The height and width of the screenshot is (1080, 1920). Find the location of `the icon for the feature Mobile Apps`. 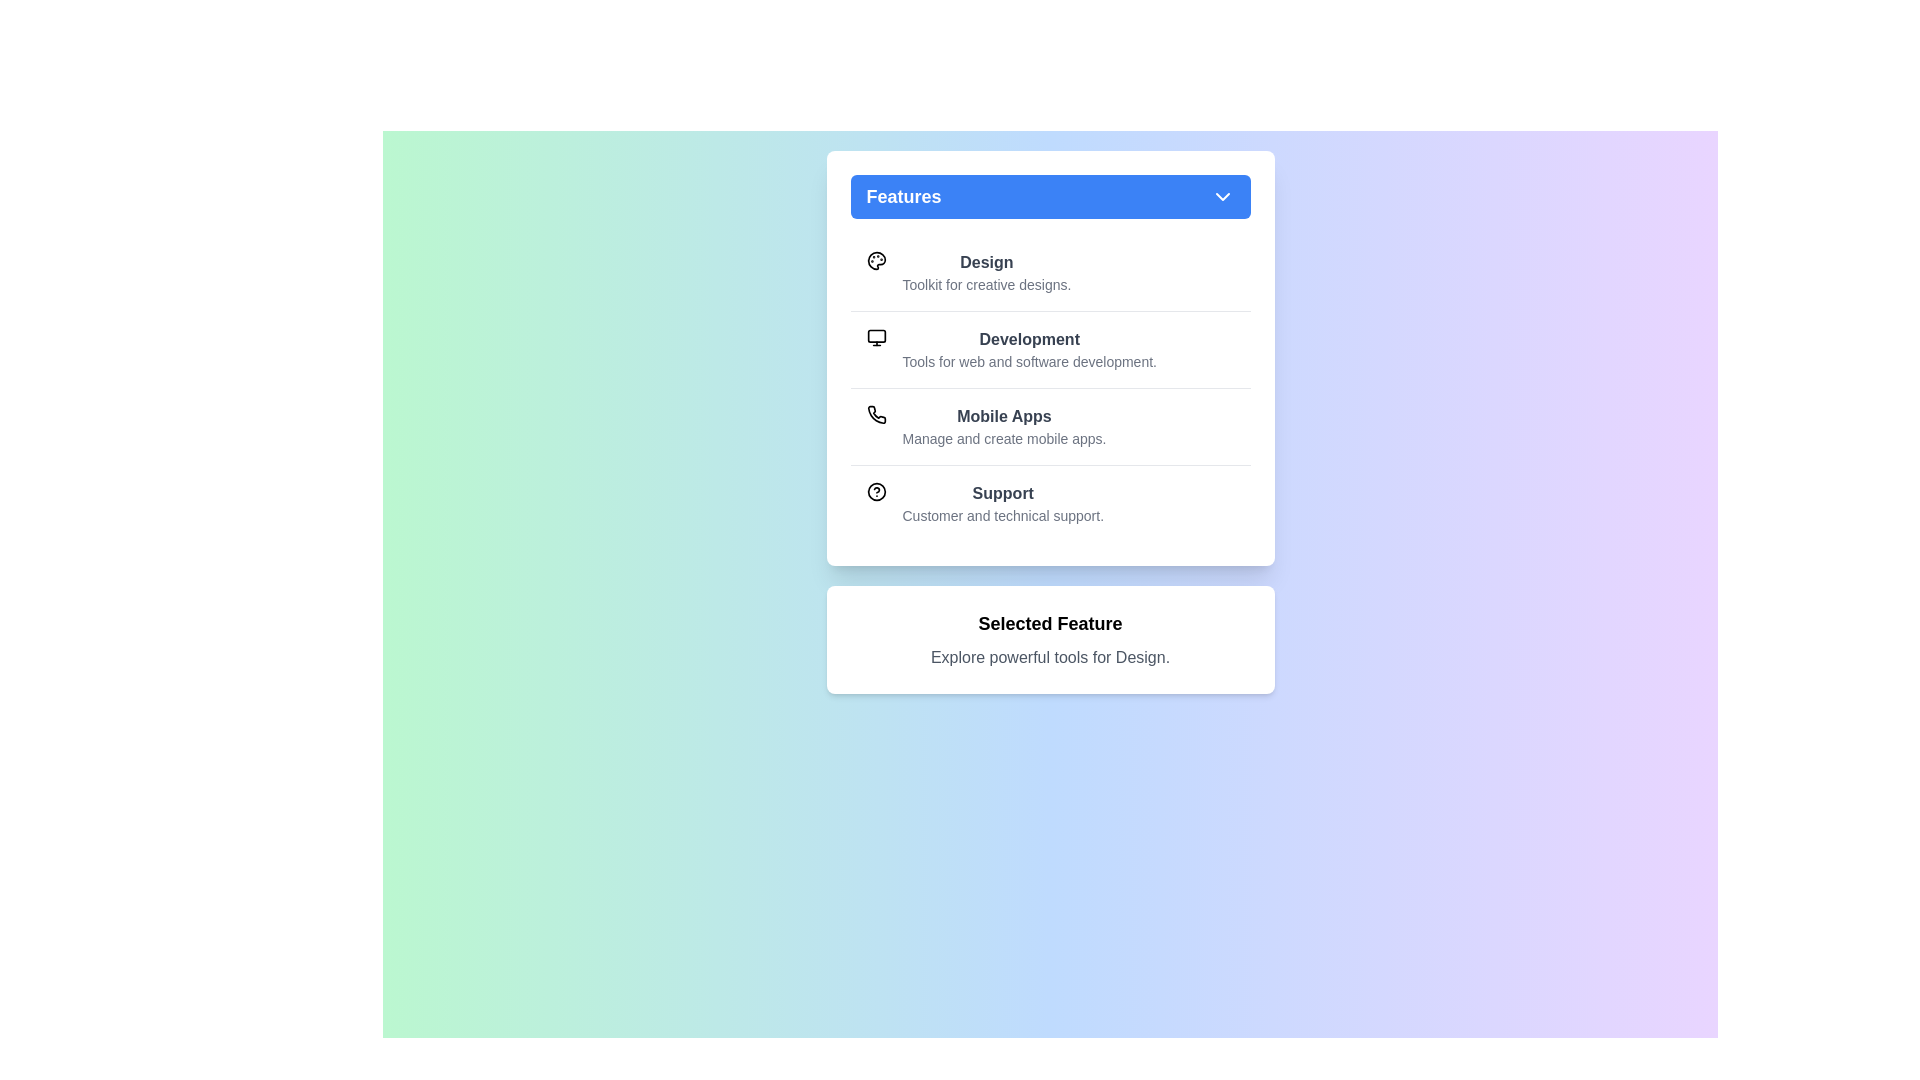

the icon for the feature Mobile Apps is located at coordinates (876, 414).